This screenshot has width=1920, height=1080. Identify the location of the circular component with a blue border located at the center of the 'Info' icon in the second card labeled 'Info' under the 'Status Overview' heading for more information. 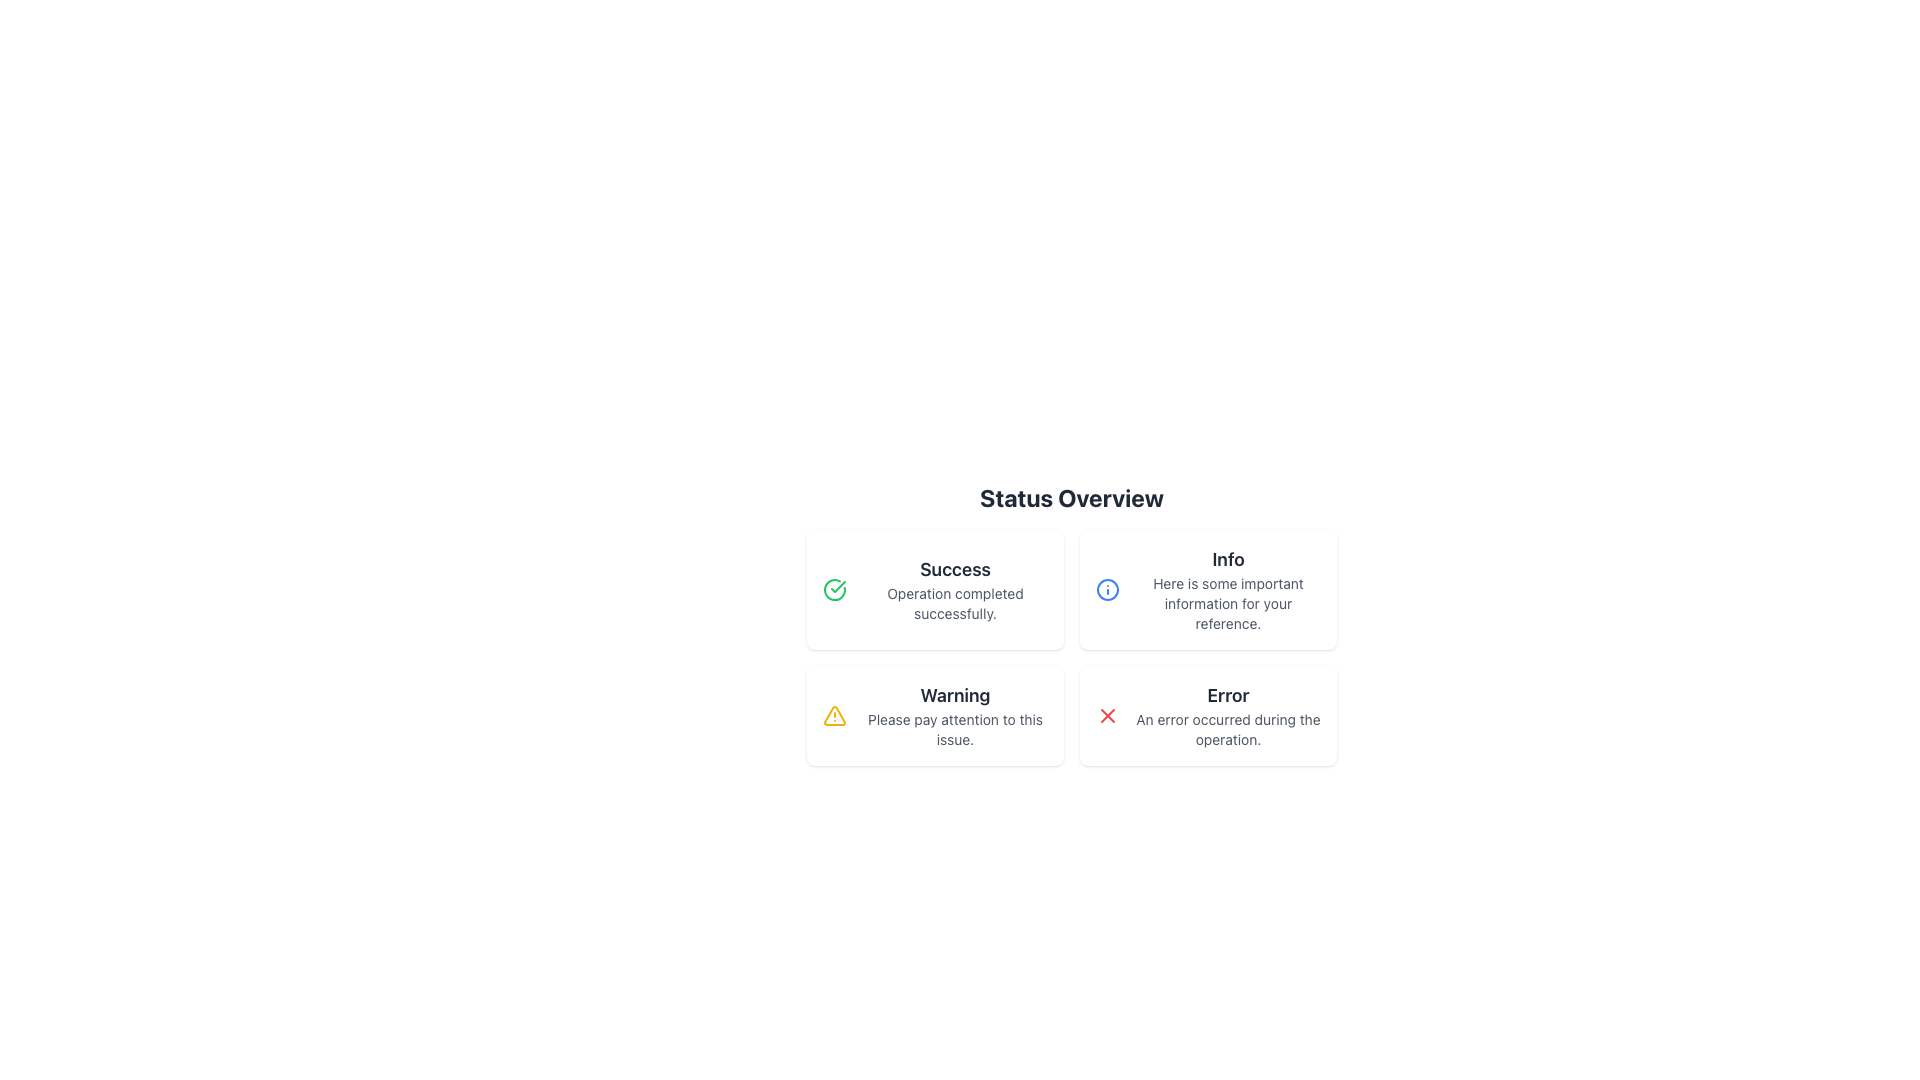
(1107, 589).